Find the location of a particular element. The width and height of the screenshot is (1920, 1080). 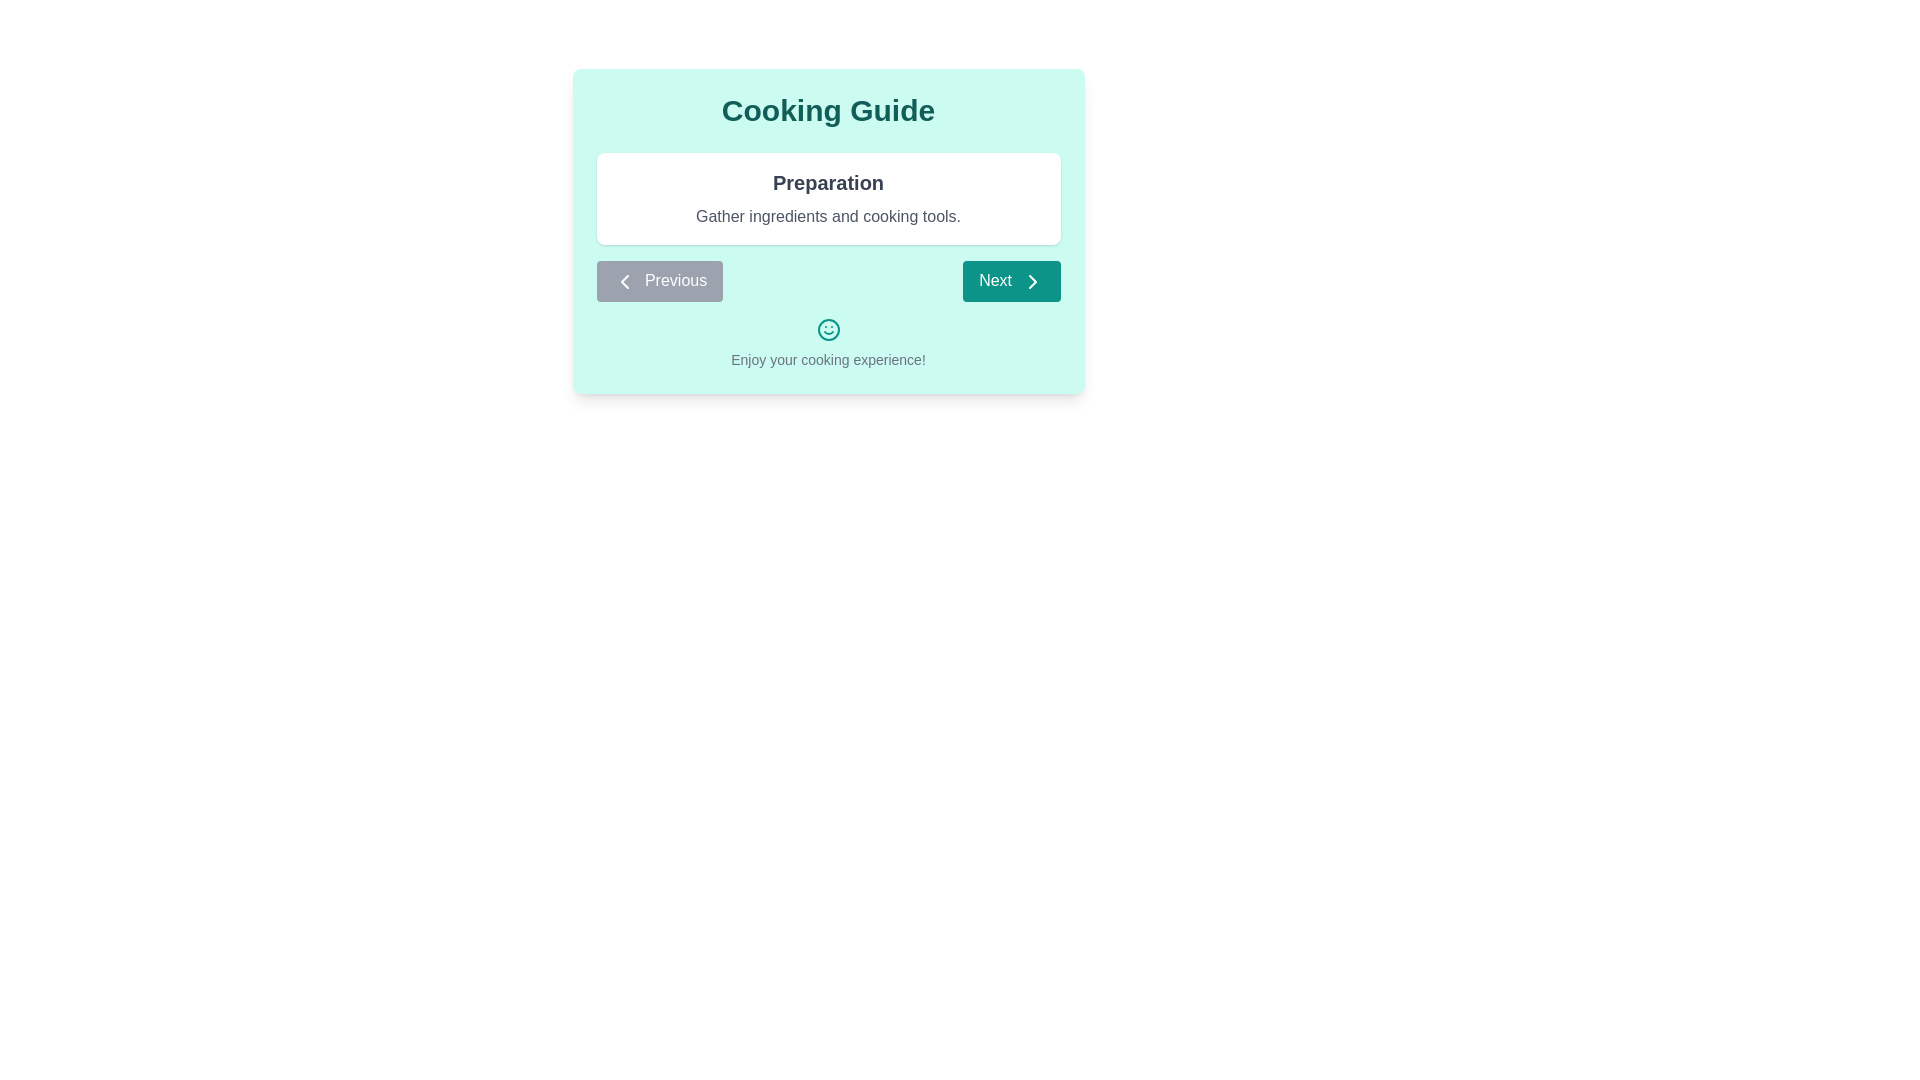

the 'Cooking Guide' header text block that indicates the topic of the section is located at coordinates (828, 111).